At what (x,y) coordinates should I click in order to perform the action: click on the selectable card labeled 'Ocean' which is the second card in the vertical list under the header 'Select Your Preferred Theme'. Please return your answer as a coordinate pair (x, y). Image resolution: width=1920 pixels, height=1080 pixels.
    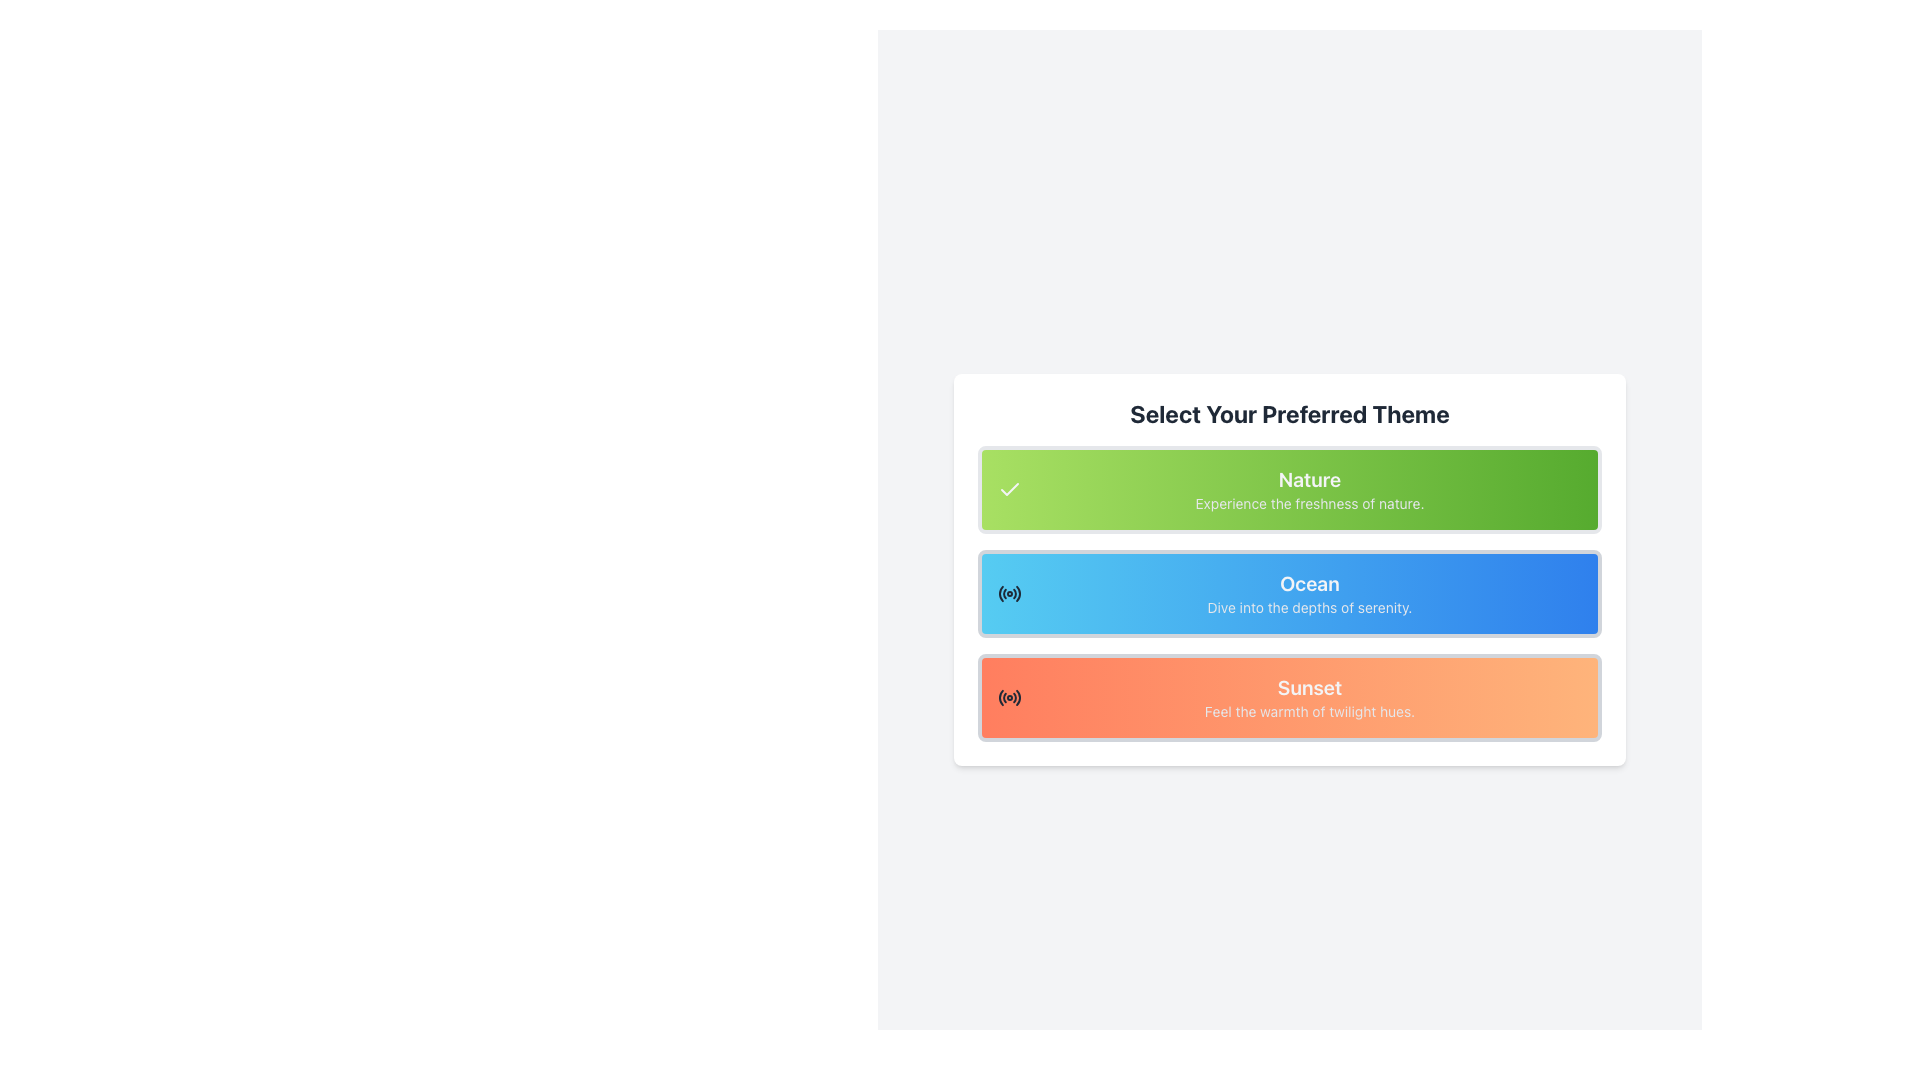
    Looking at the image, I should click on (1290, 570).